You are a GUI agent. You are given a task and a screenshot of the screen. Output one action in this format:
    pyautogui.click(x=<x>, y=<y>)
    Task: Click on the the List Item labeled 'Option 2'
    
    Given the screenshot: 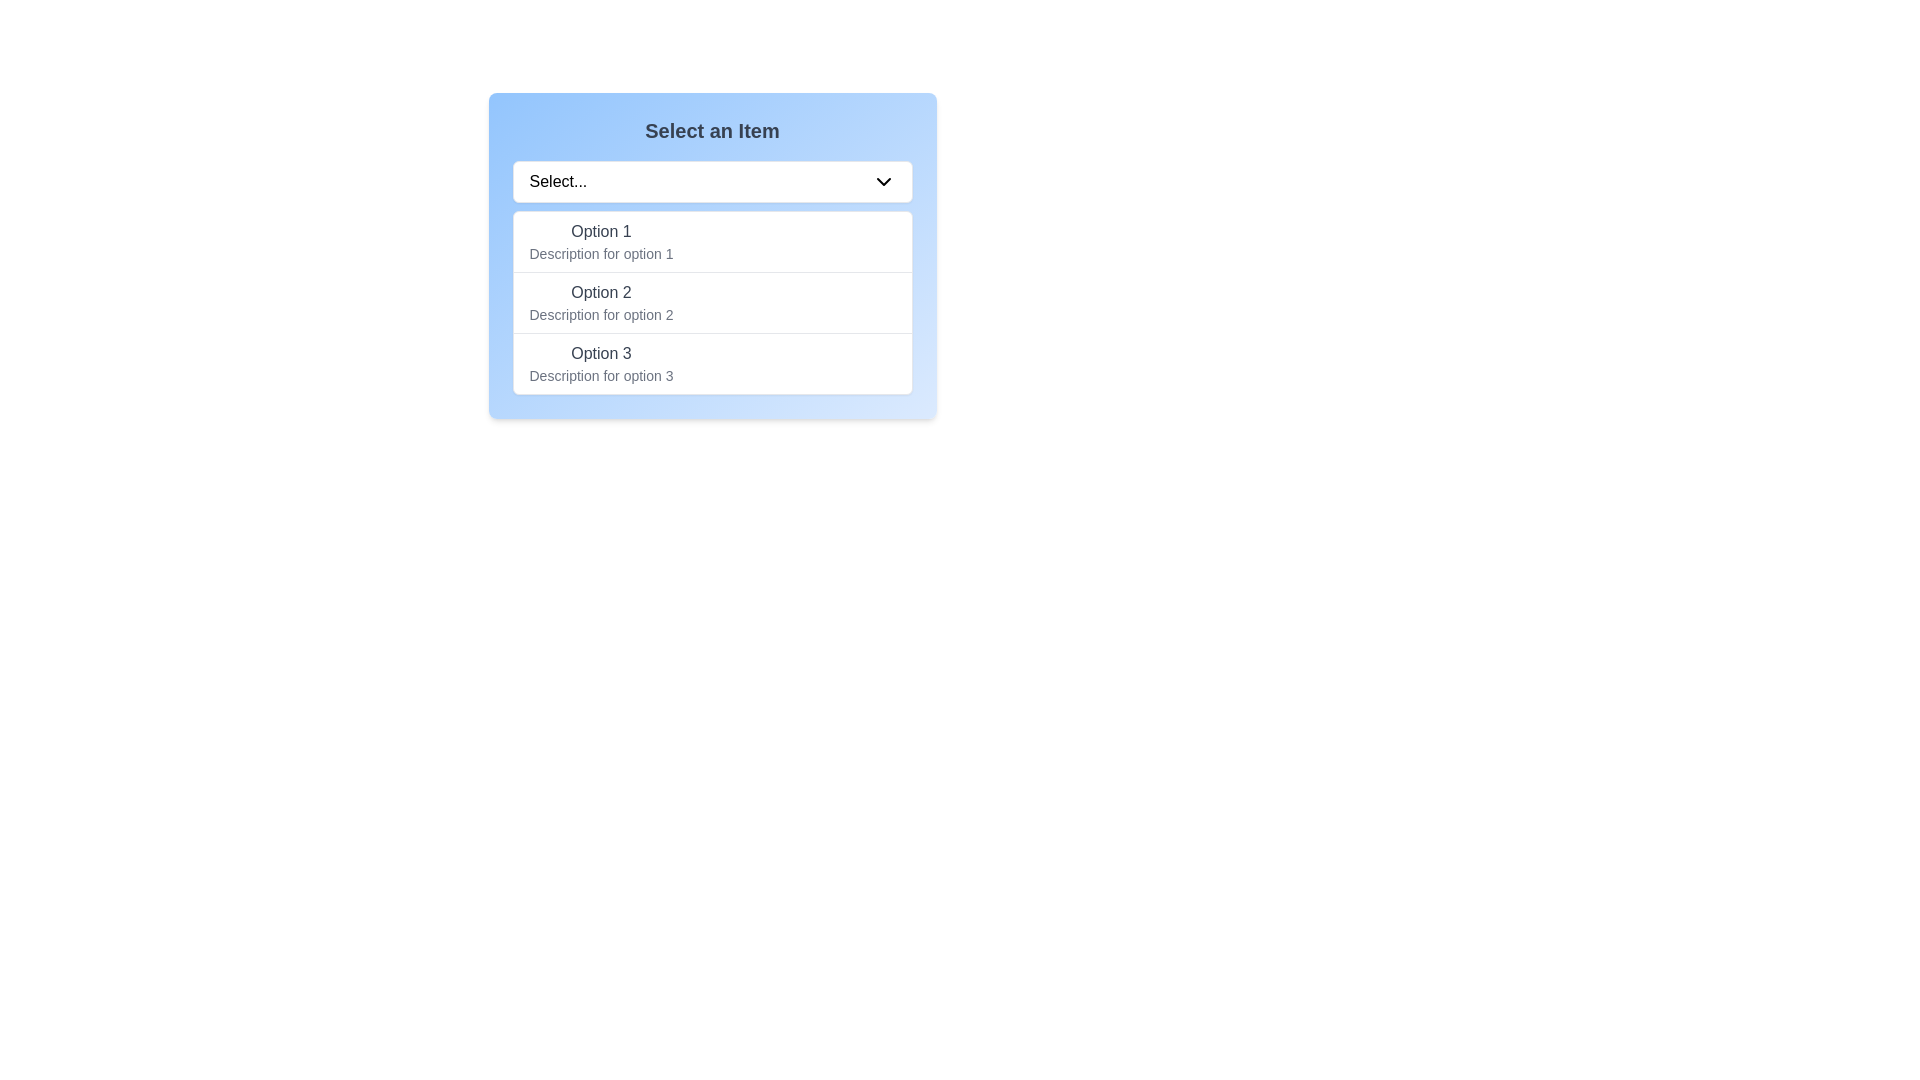 What is the action you would take?
    pyautogui.click(x=712, y=302)
    